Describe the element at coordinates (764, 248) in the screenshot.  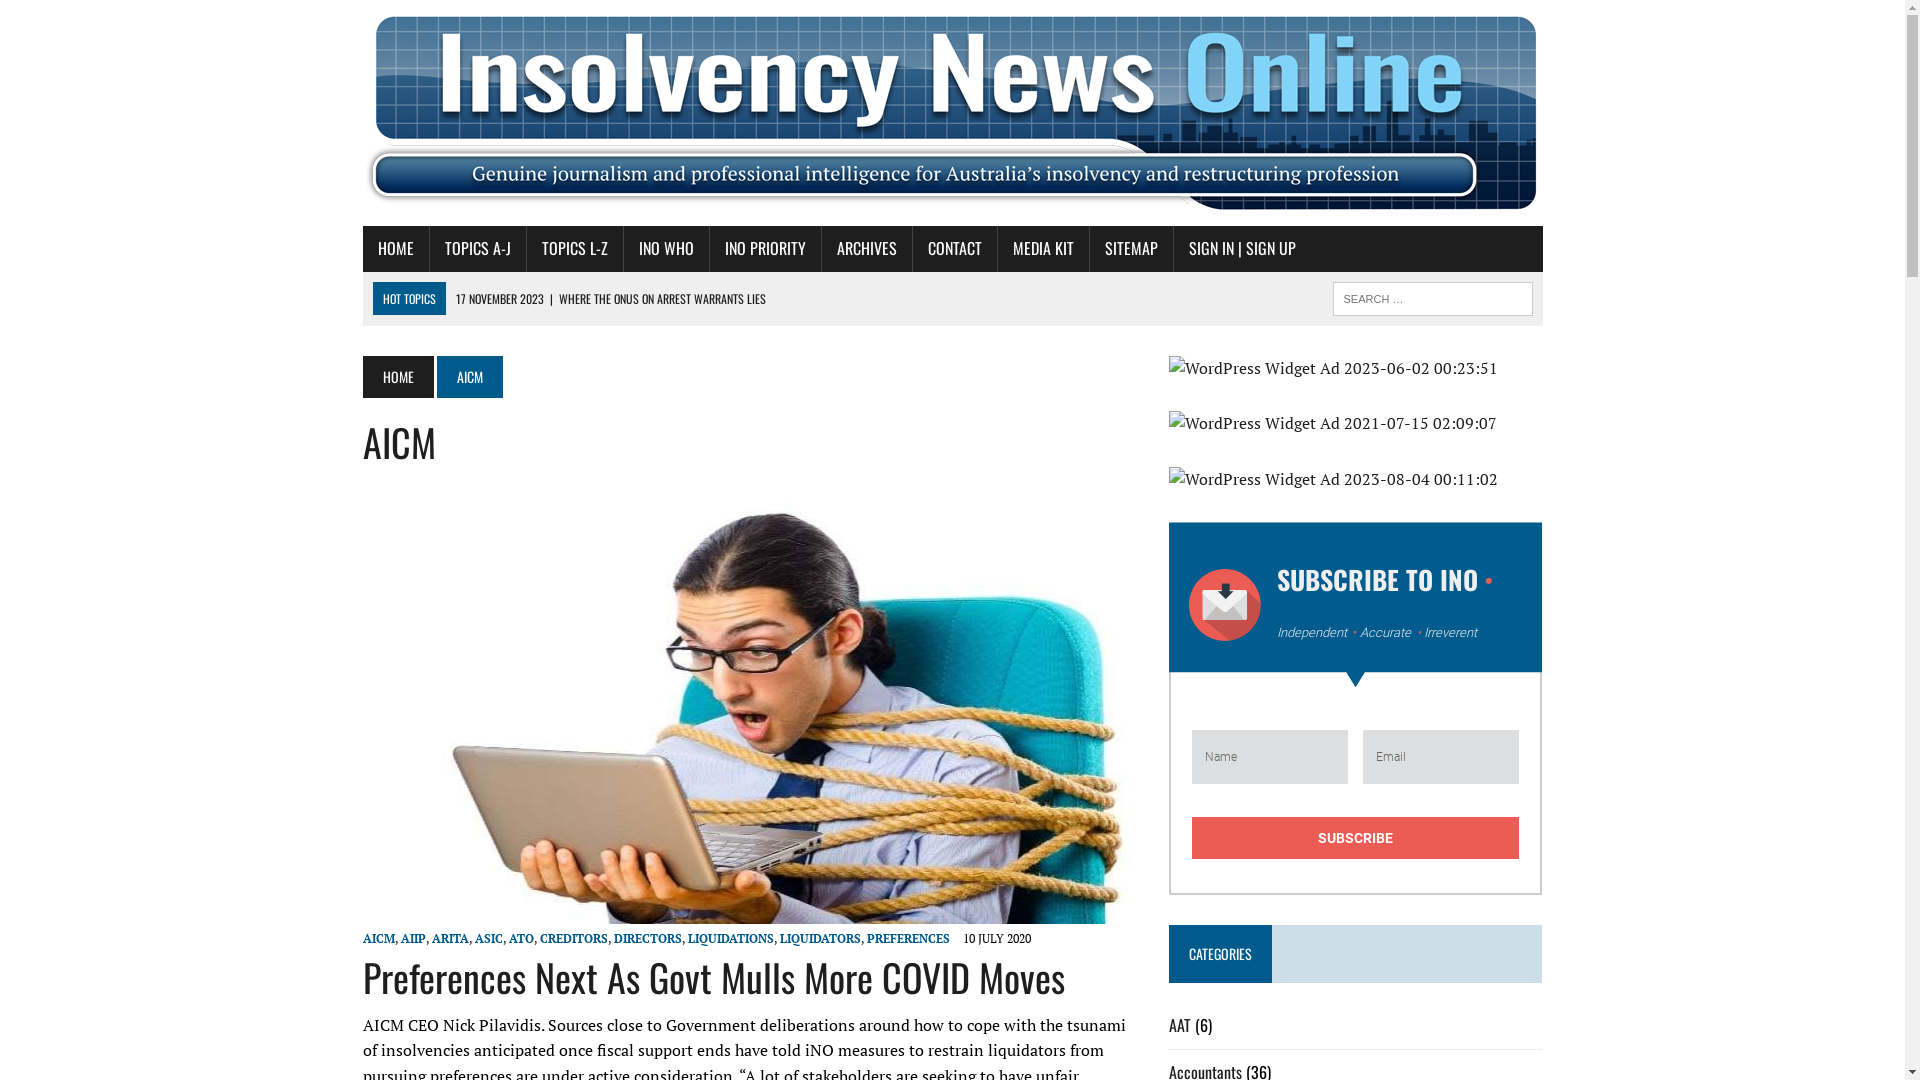
I see `'INO PRIORITY'` at that location.